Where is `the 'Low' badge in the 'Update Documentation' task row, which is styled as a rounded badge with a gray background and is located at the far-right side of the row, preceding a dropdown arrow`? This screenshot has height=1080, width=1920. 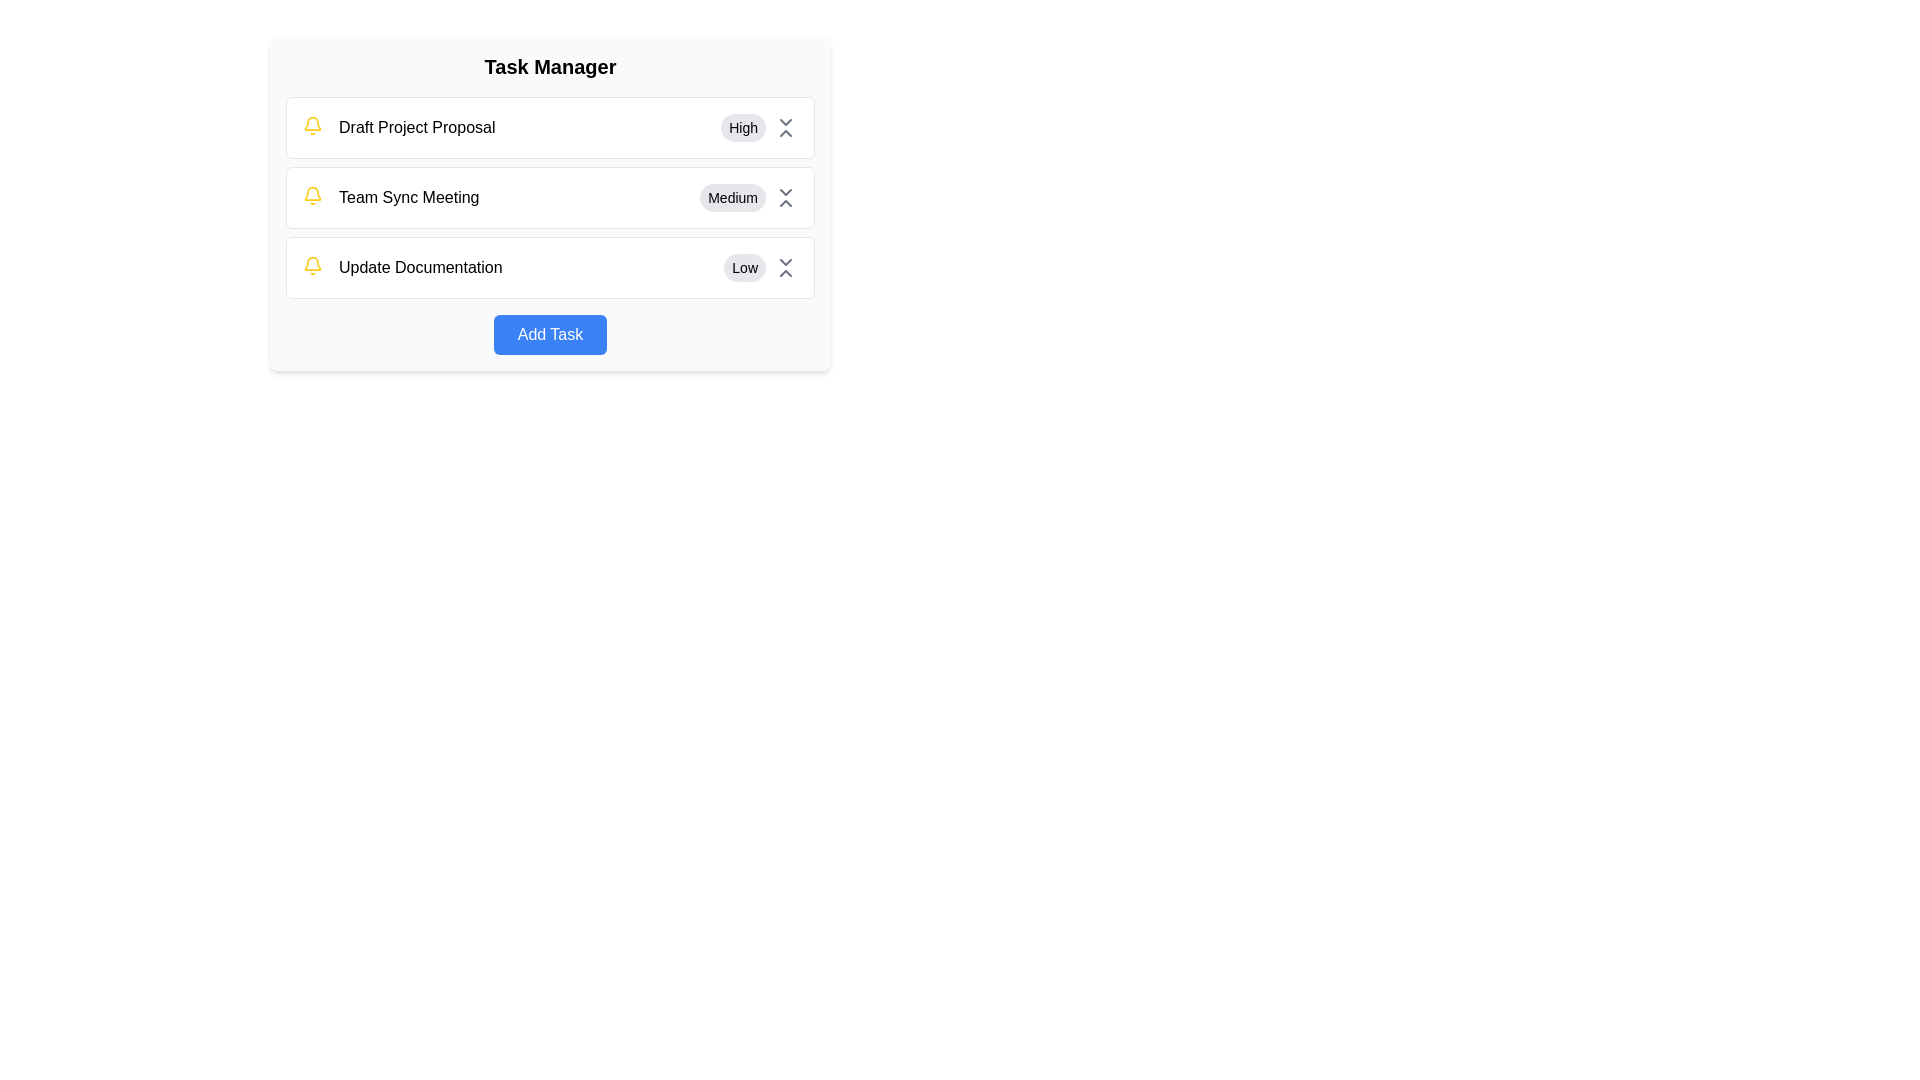 the 'Low' badge in the 'Update Documentation' task row, which is styled as a rounded badge with a gray background and is located at the far-right side of the row, preceding a dropdown arrow is located at coordinates (760, 266).